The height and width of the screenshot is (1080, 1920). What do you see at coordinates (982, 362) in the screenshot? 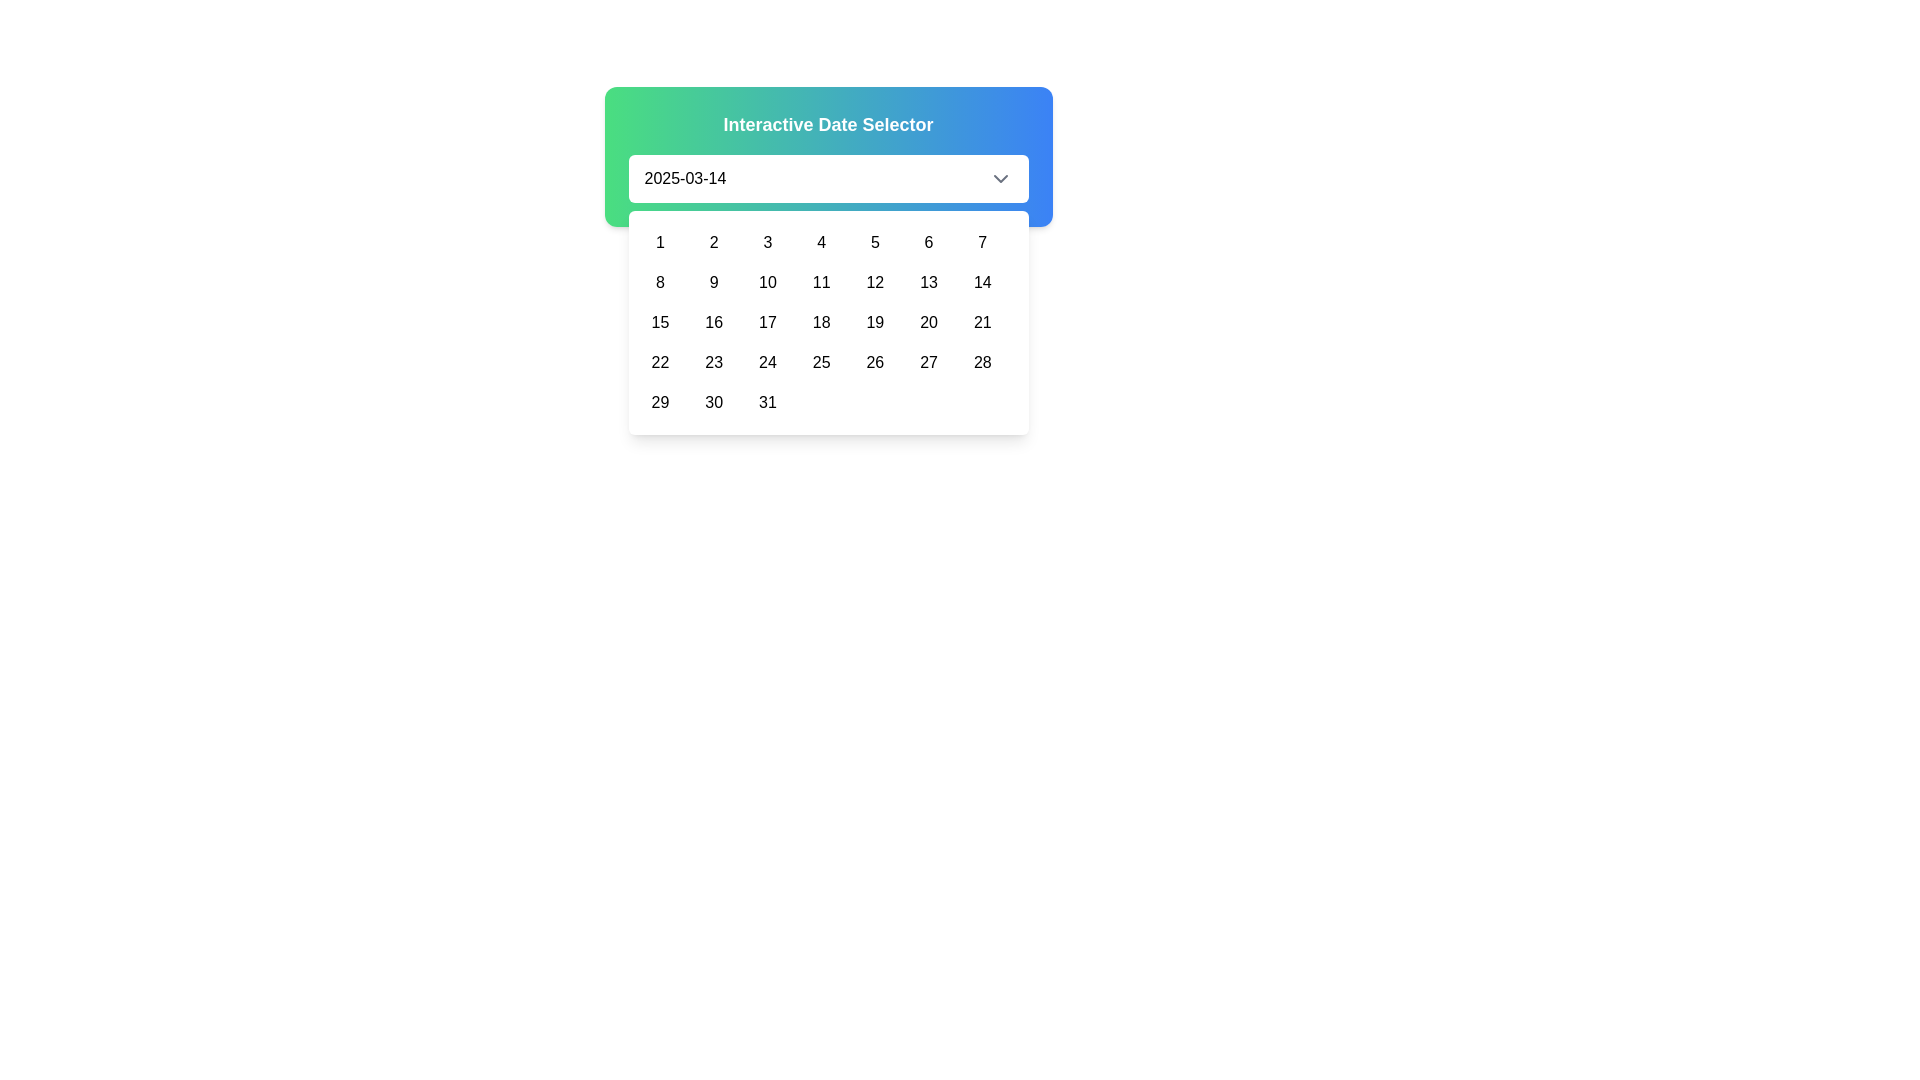
I see `the button representing the 28th day of the month in the calendar view` at bounding box center [982, 362].